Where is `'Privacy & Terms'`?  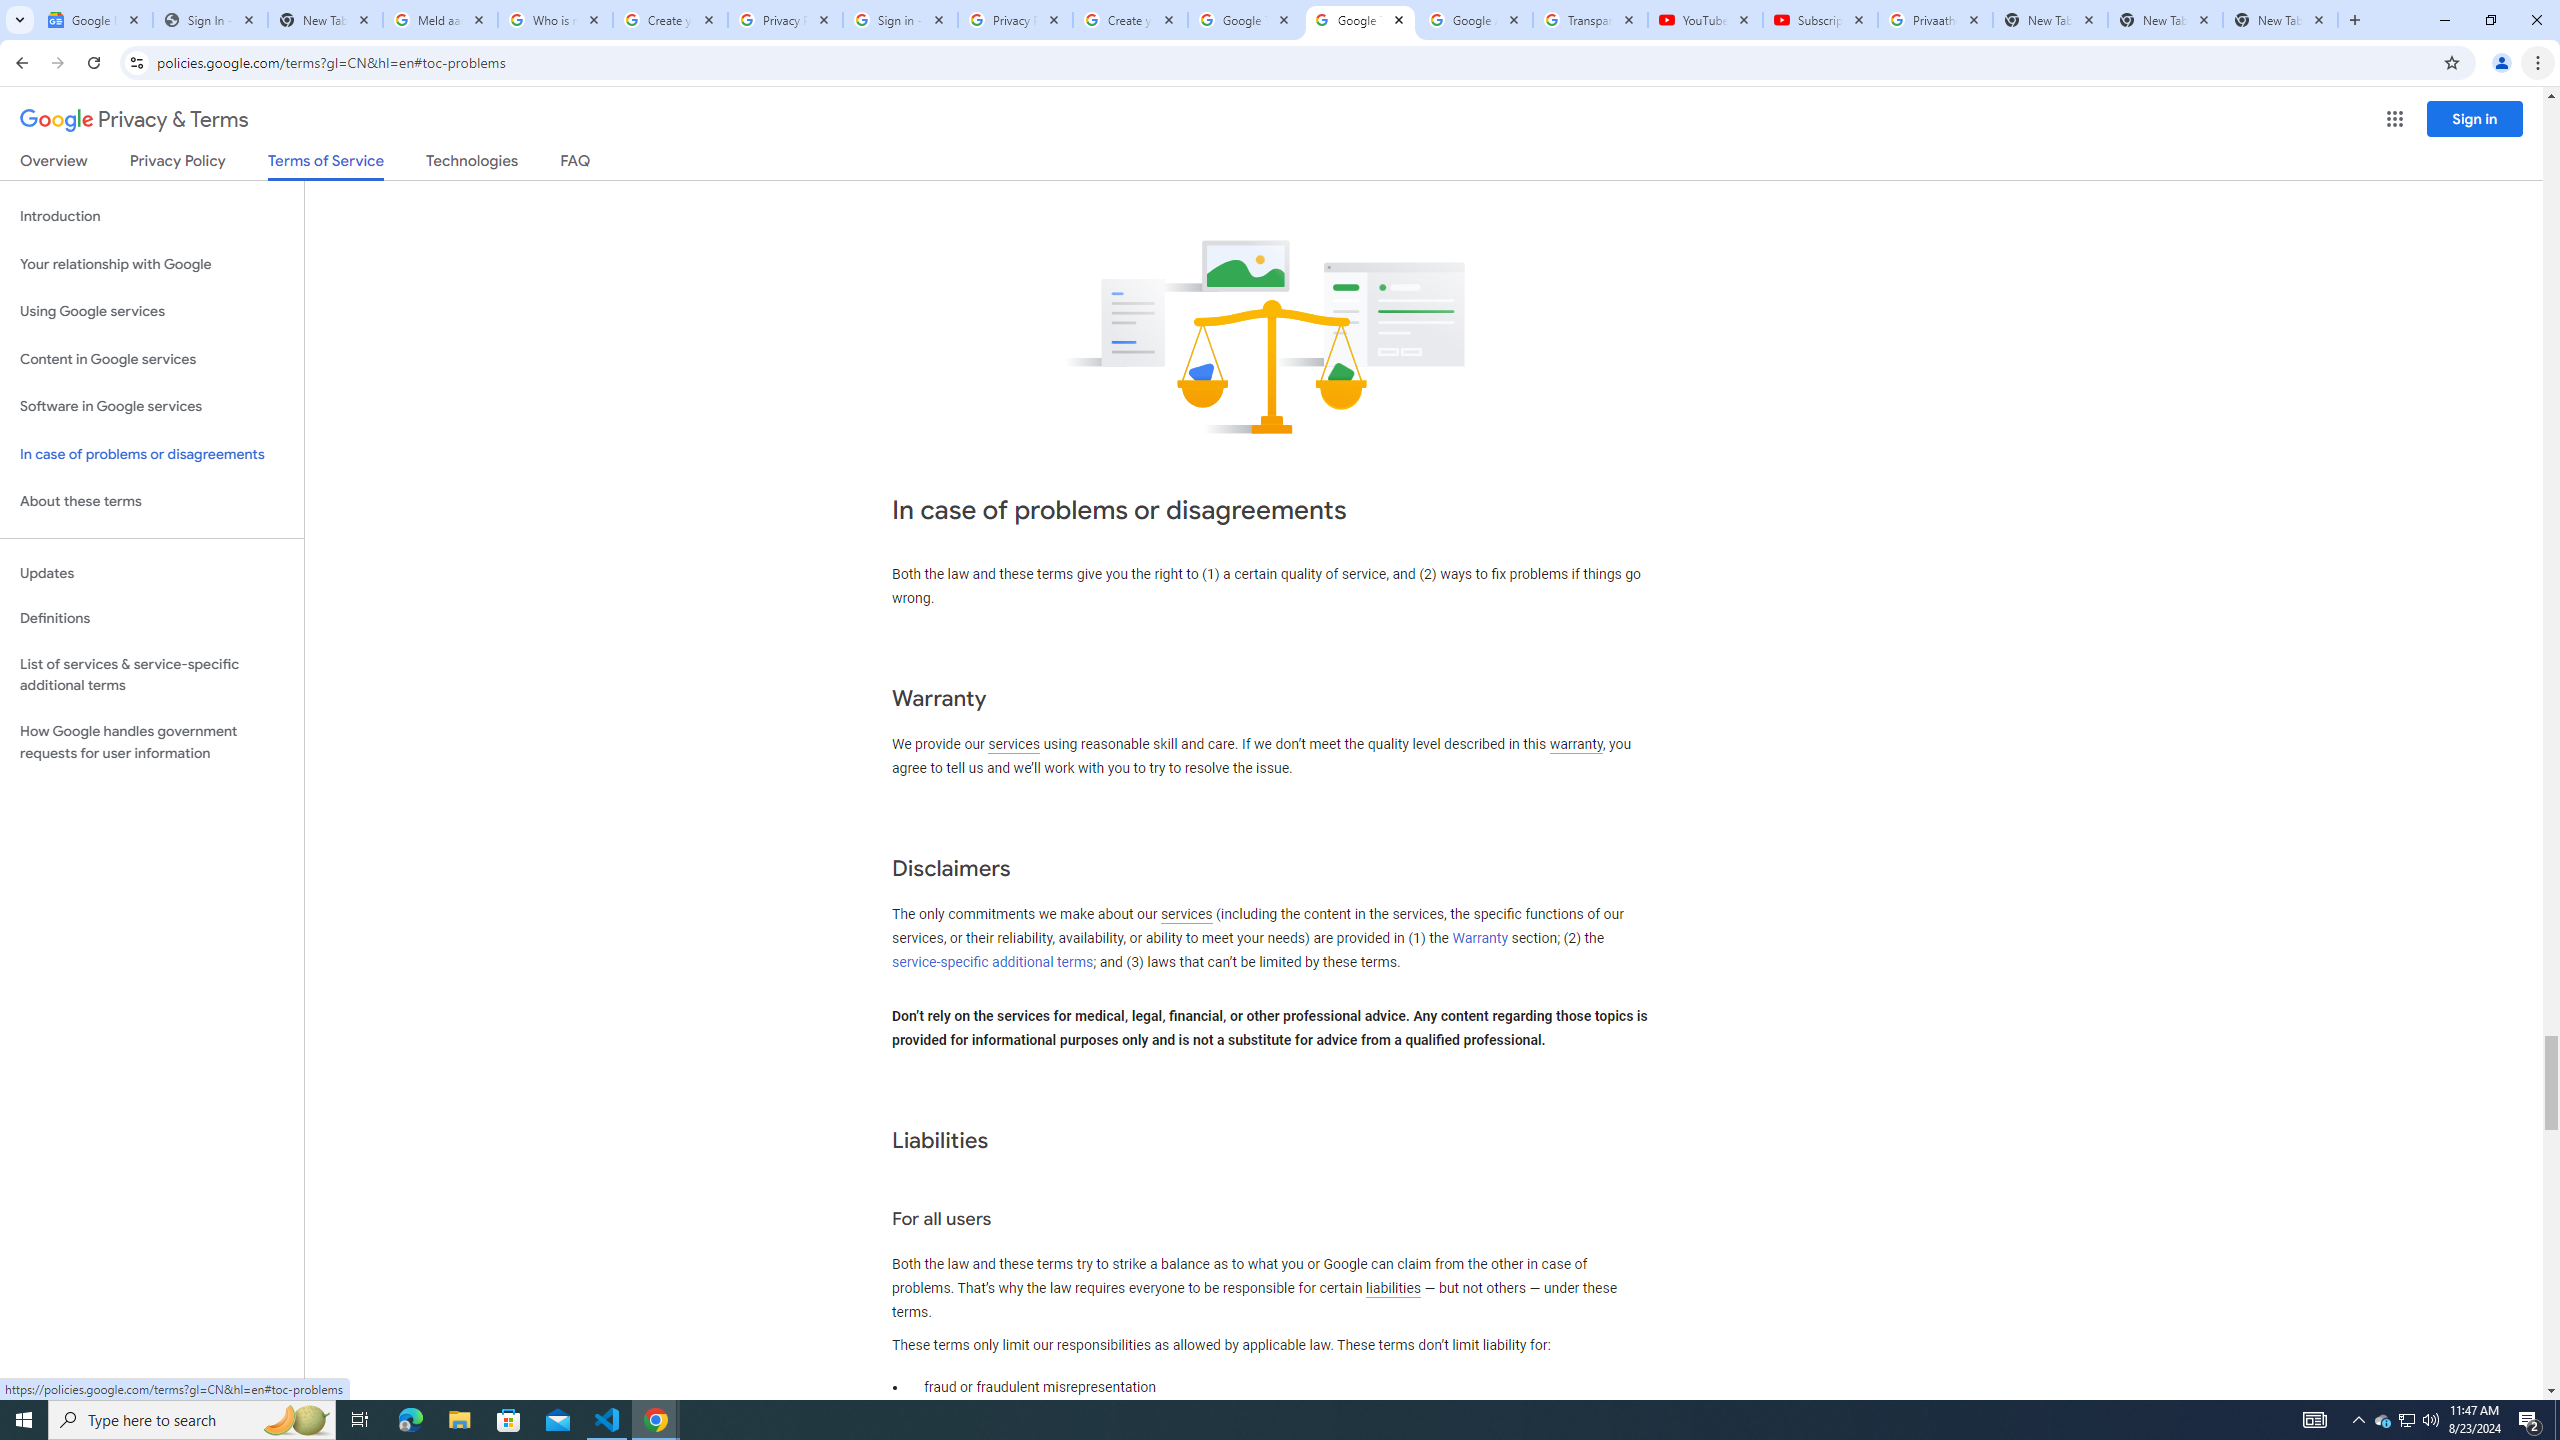 'Privacy & Terms' is located at coordinates (134, 119).